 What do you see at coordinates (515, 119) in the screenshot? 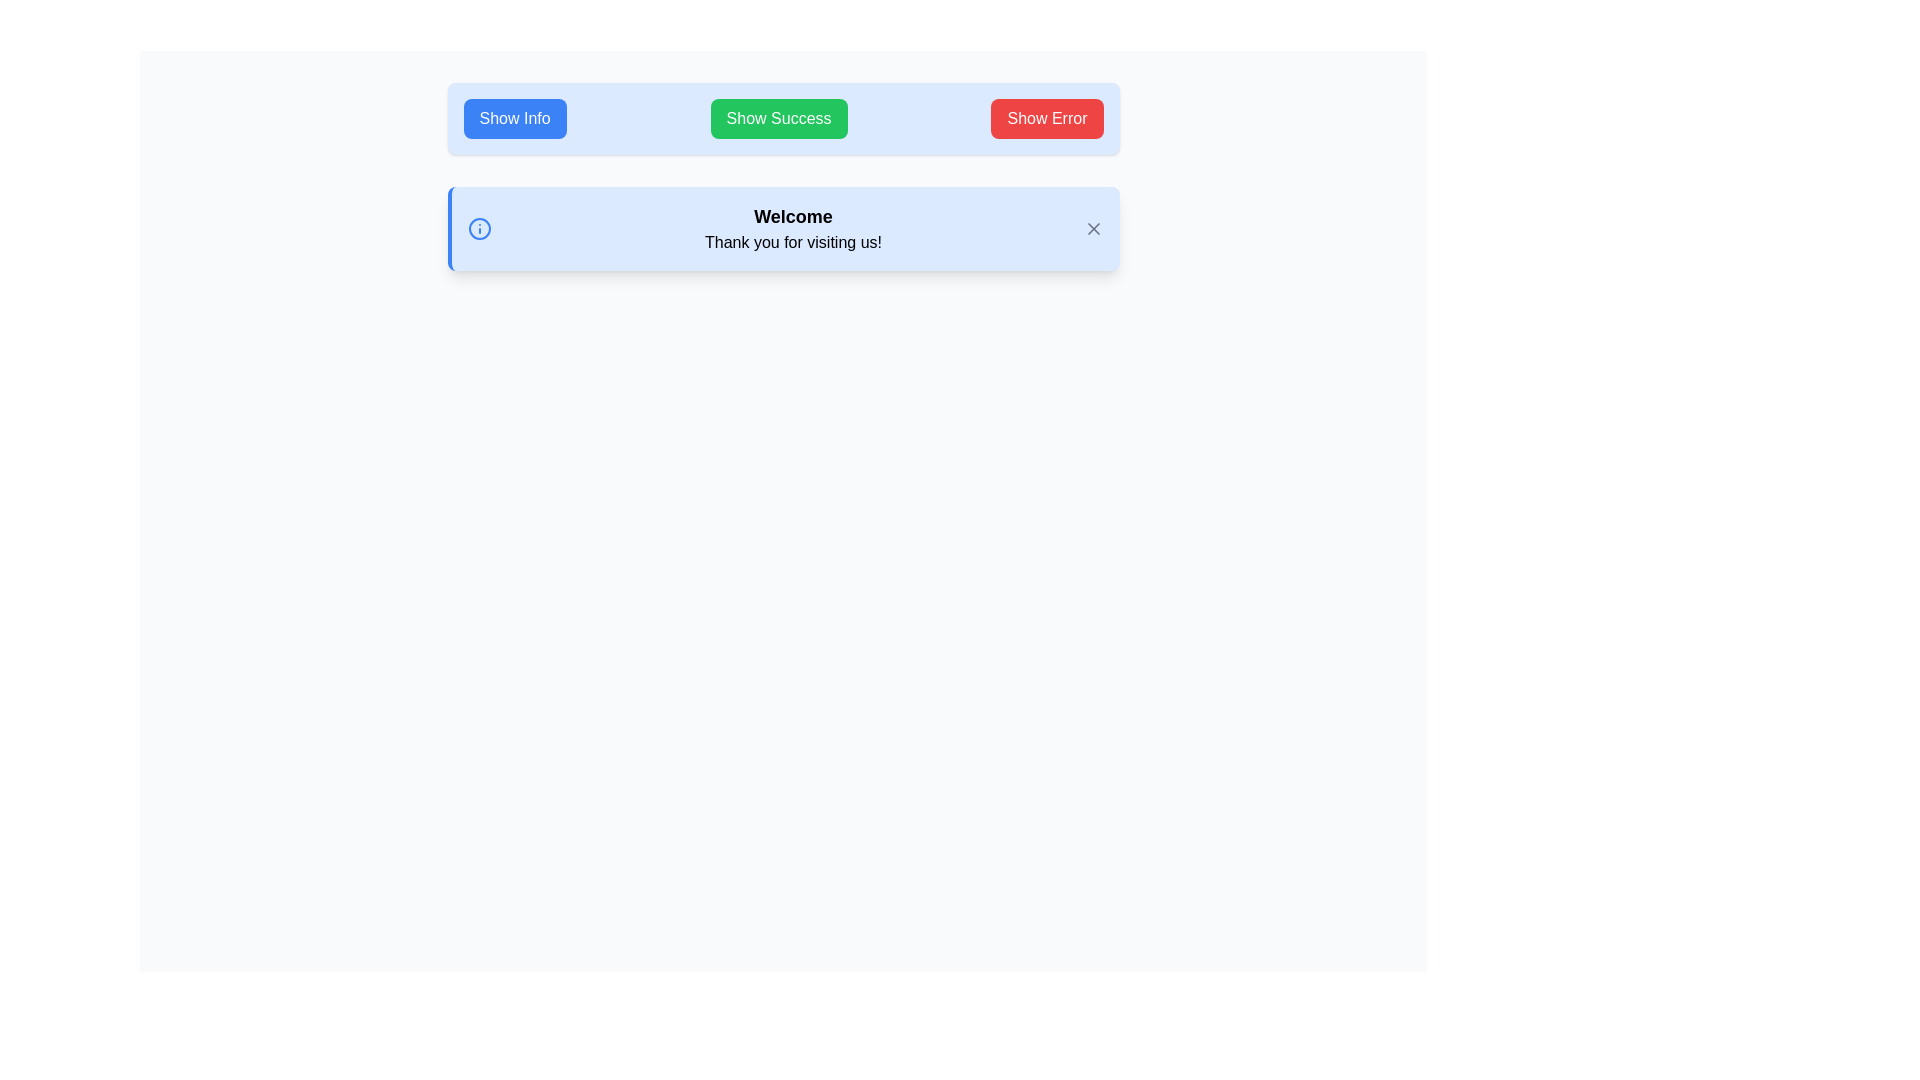
I see `the first button in the horizontal row, which triggers the display of informational content when clicked` at bounding box center [515, 119].